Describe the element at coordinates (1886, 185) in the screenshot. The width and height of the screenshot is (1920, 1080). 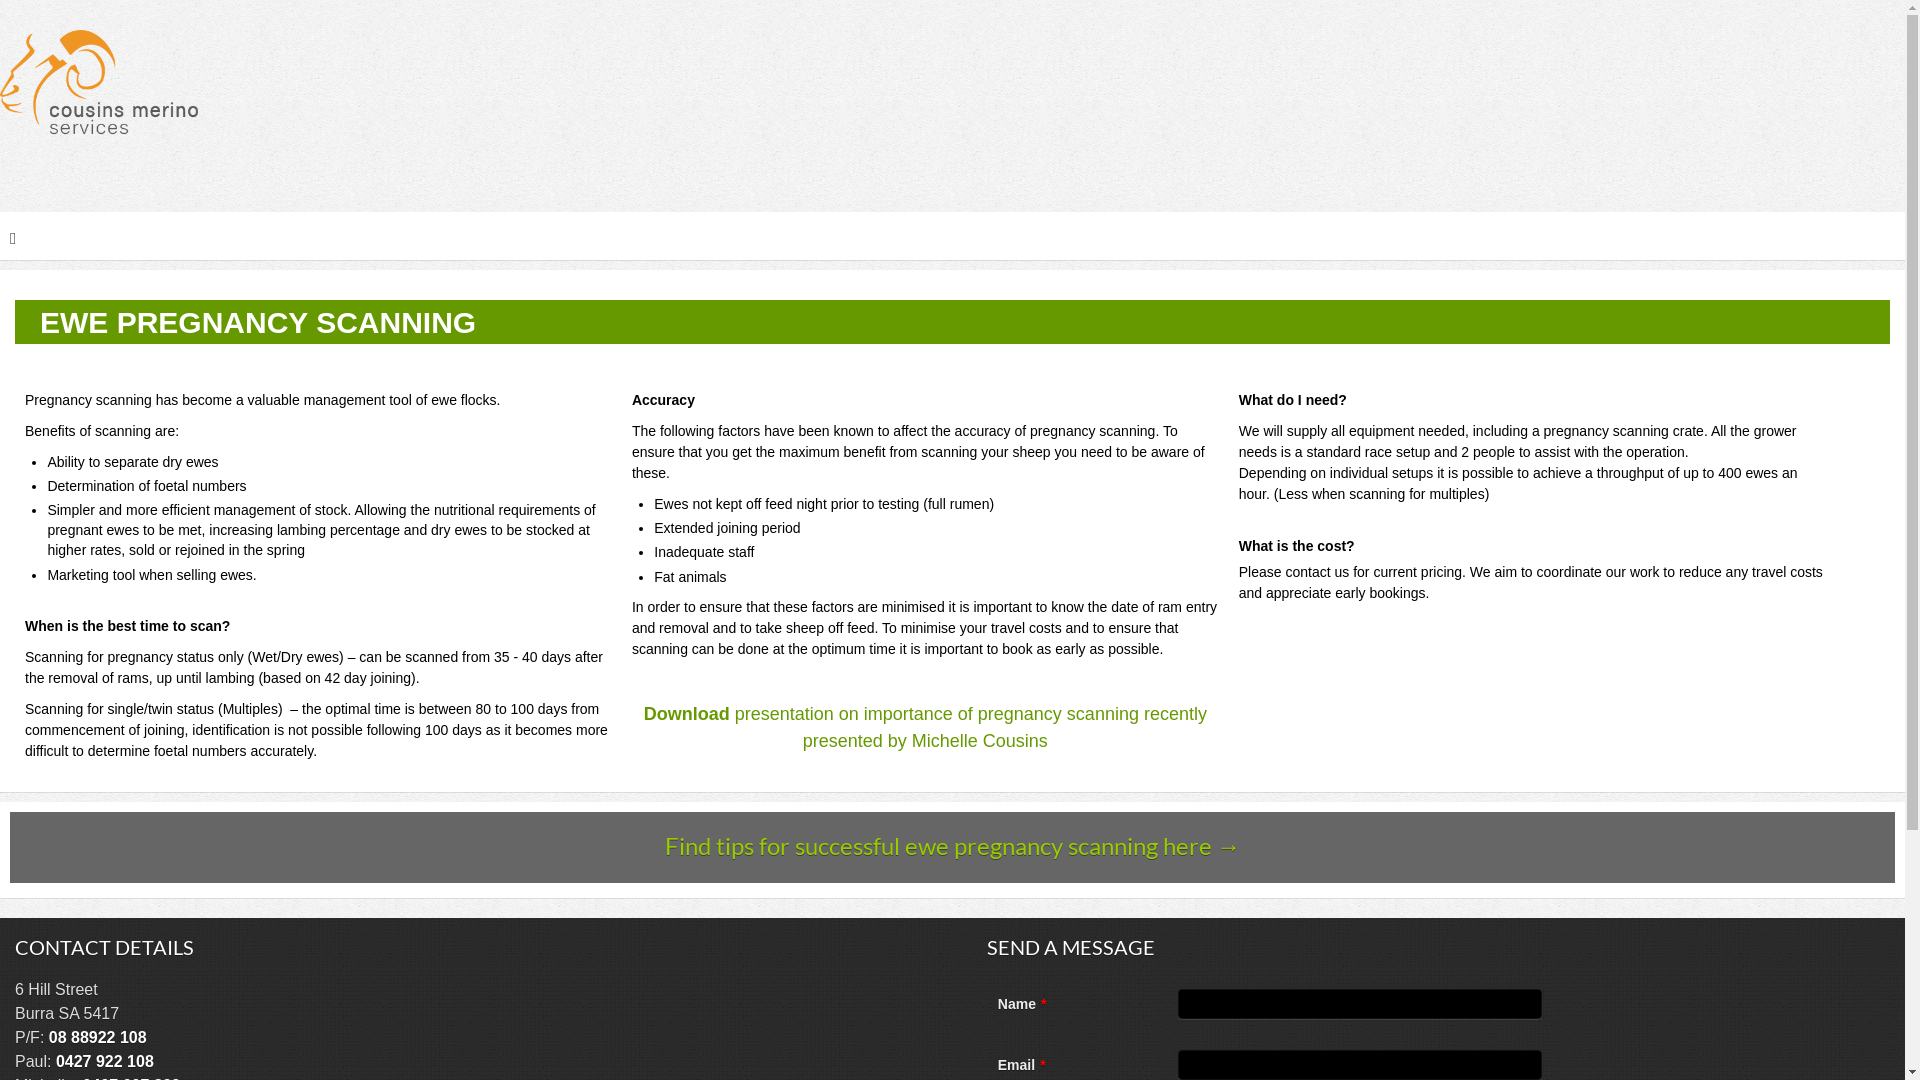
I see `'Facebook'` at that location.